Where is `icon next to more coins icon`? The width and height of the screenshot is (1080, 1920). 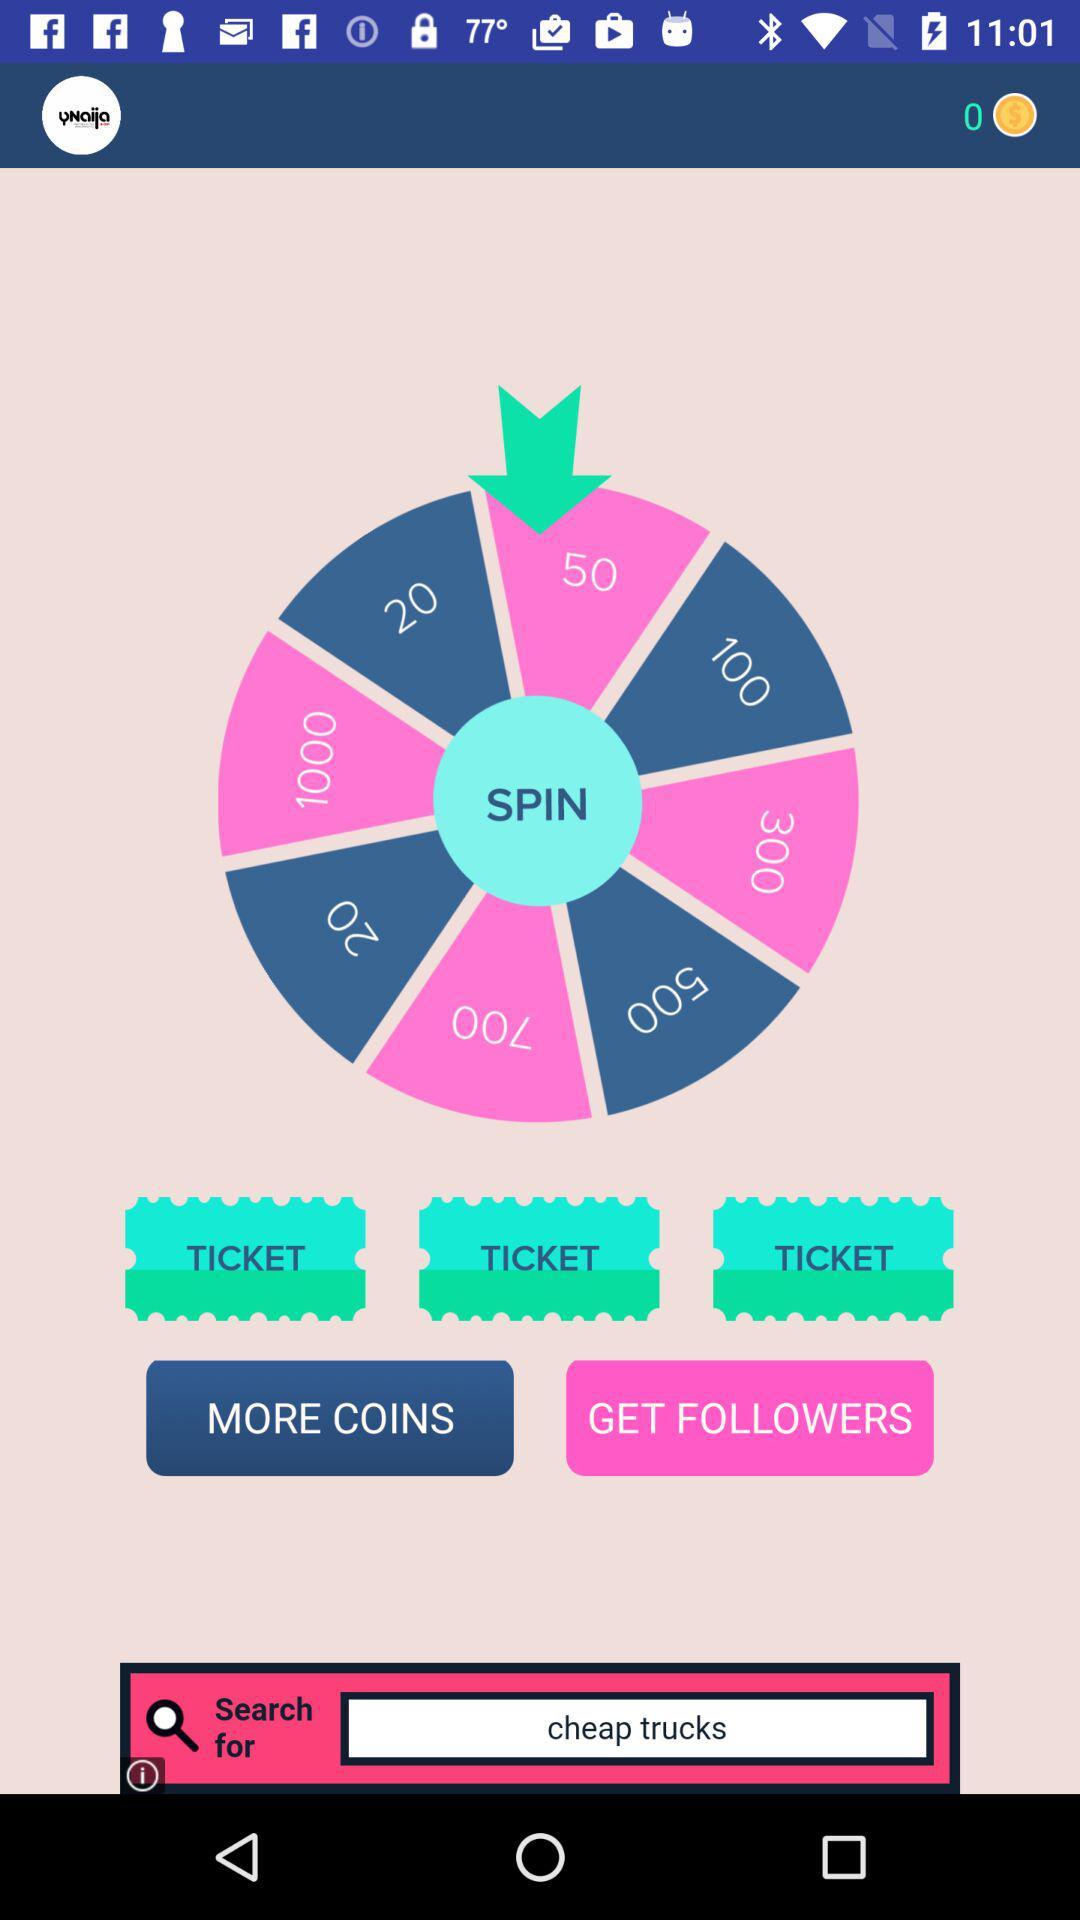
icon next to more coins icon is located at coordinates (749, 1417).